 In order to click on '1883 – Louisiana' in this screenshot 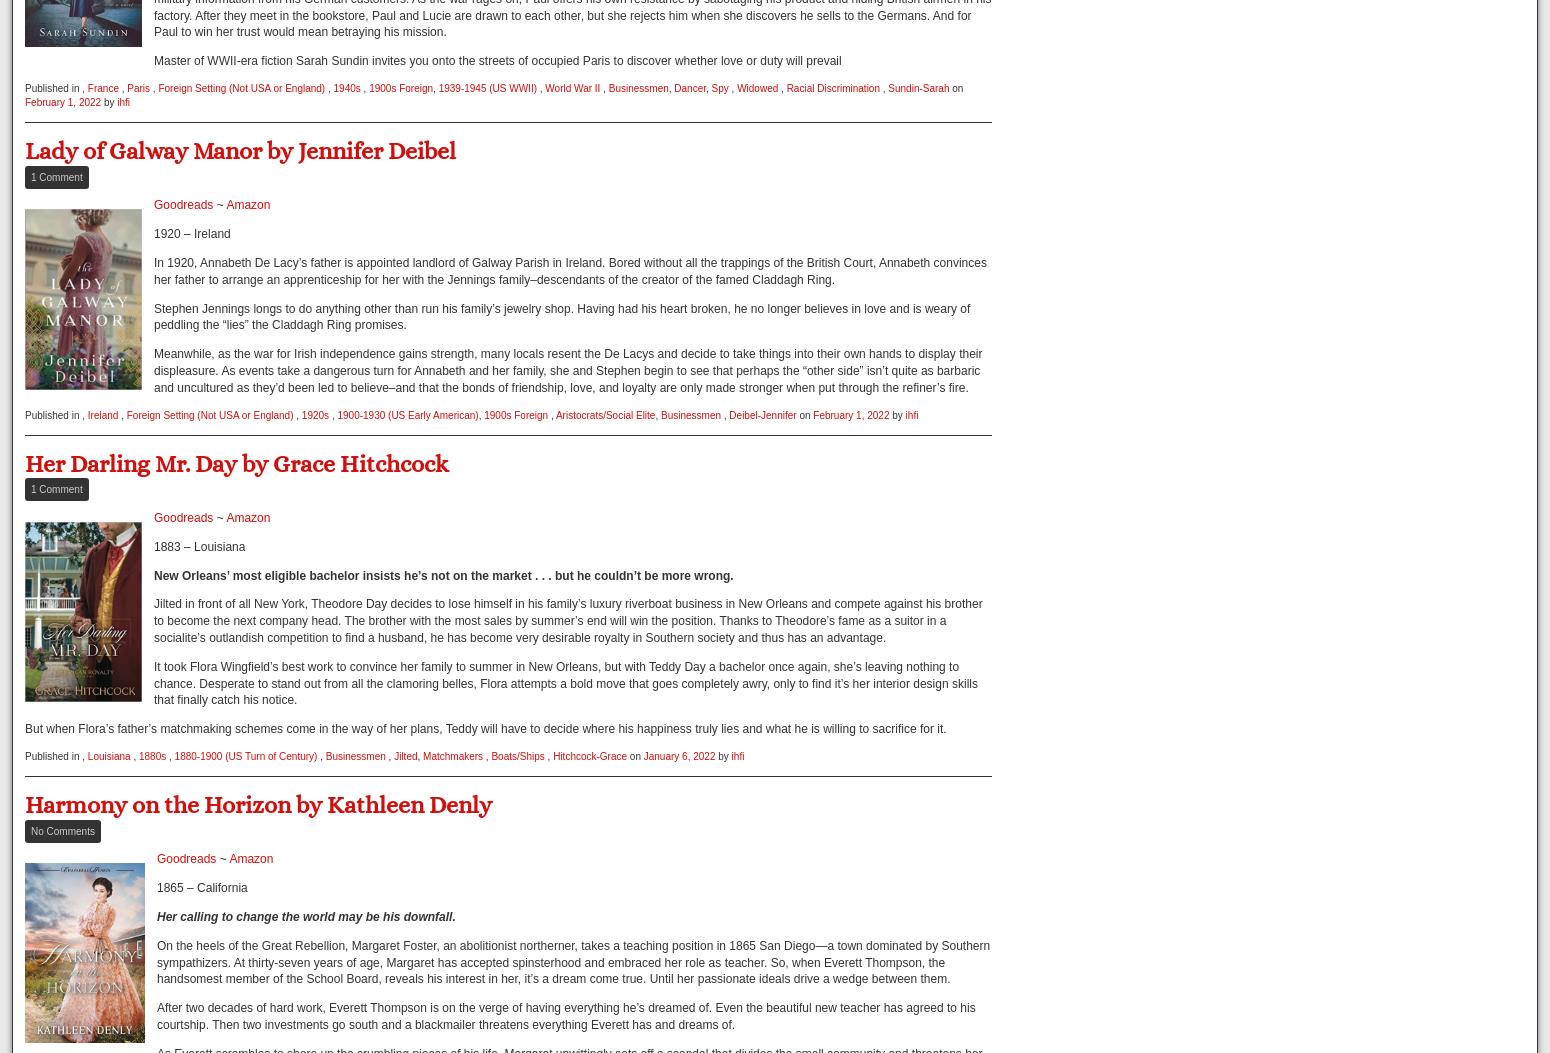, I will do `click(154, 544)`.